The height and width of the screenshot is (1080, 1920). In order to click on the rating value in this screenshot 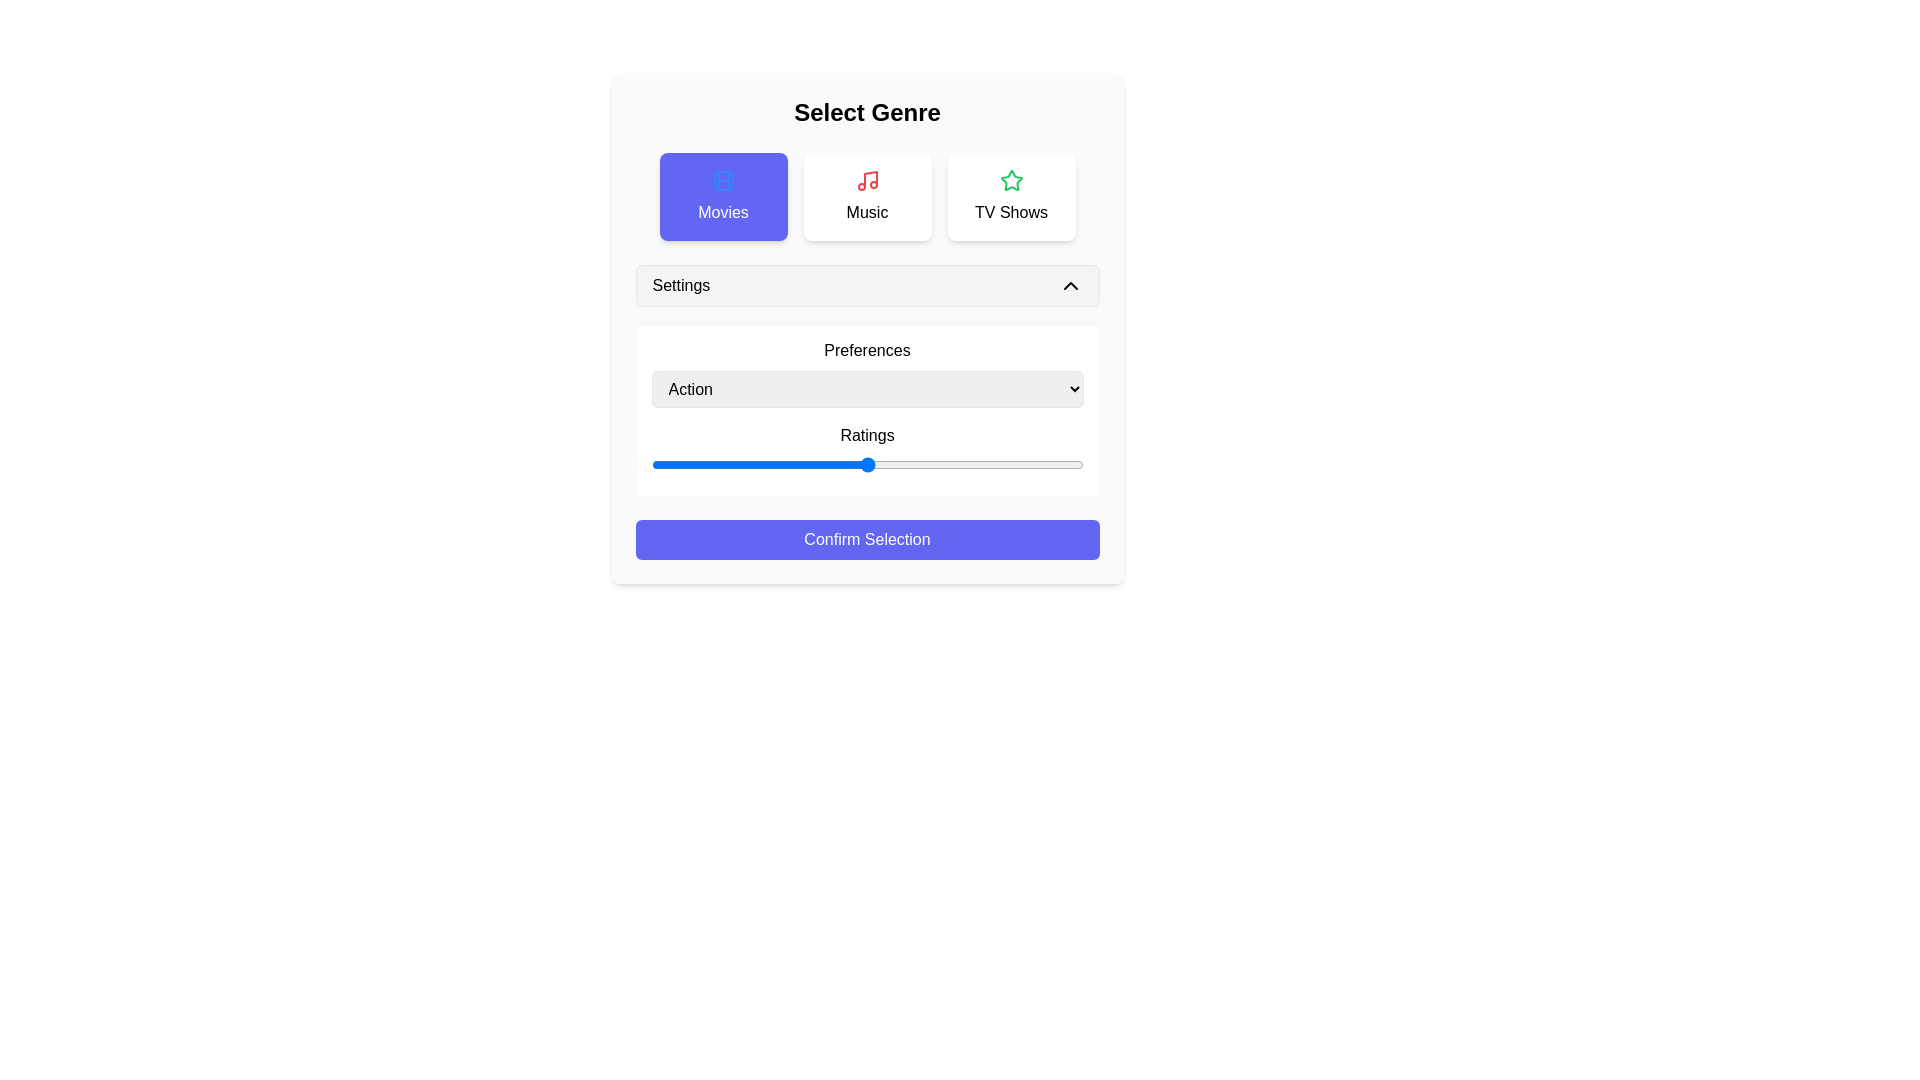, I will do `click(1040, 465)`.